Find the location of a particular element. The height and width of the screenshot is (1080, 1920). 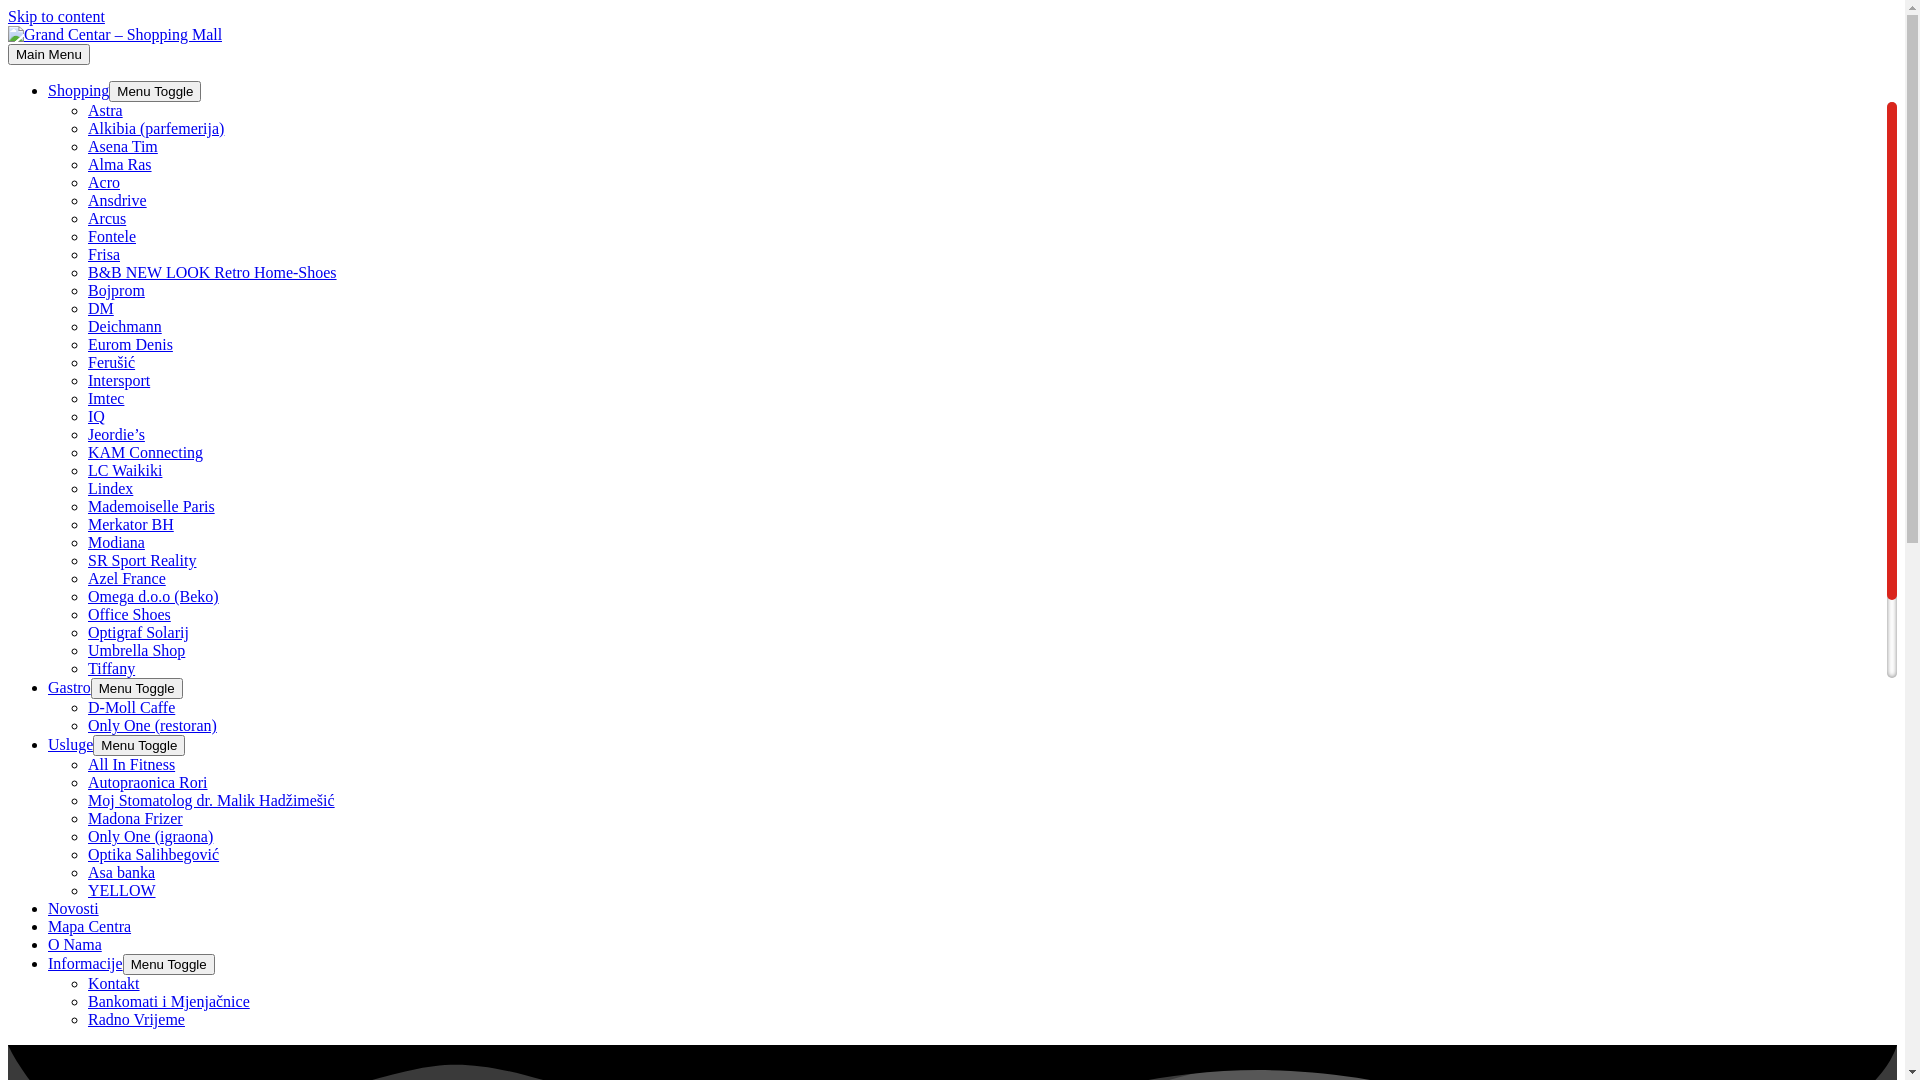

'Astra' is located at coordinates (104, 110).